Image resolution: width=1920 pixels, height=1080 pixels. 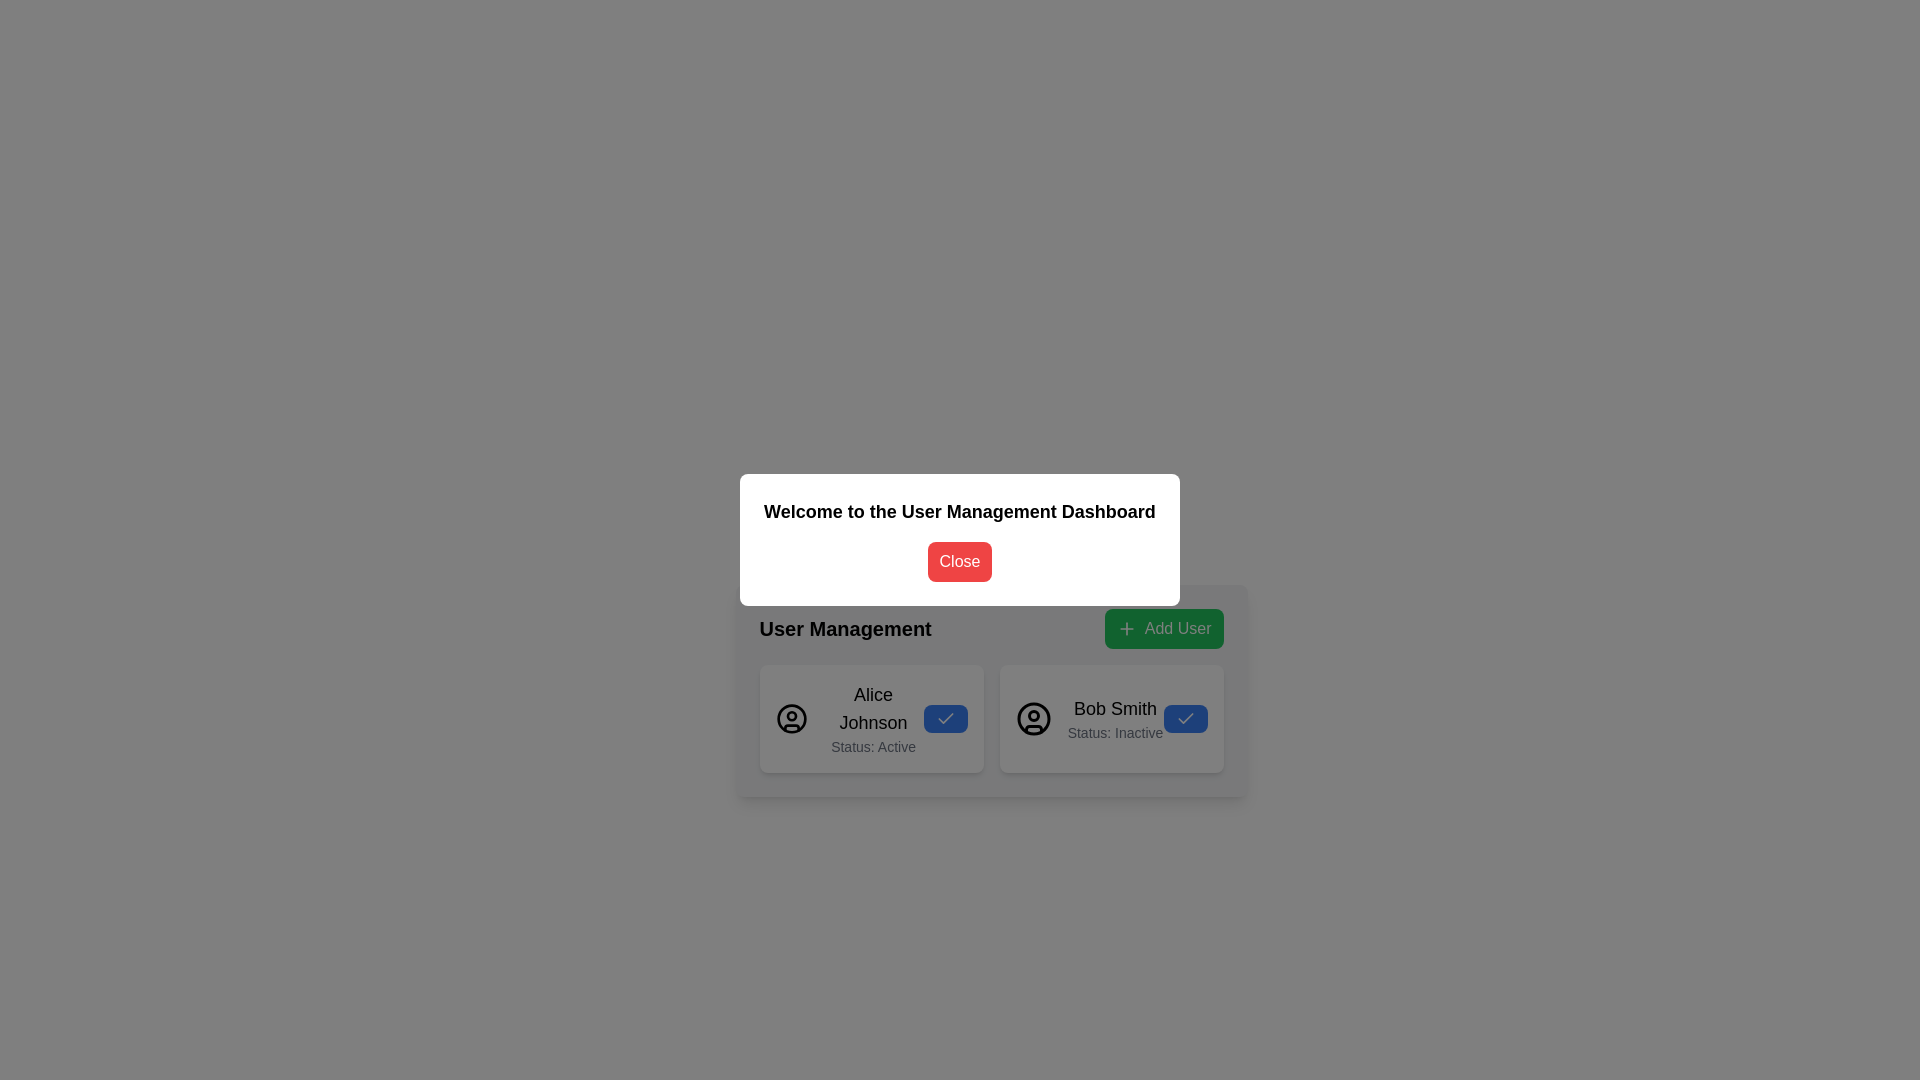 What do you see at coordinates (960, 540) in the screenshot?
I see `the 'Close' button in the centered modal dialog box of the User Management Dashboard` at bounding box center [960, 540].